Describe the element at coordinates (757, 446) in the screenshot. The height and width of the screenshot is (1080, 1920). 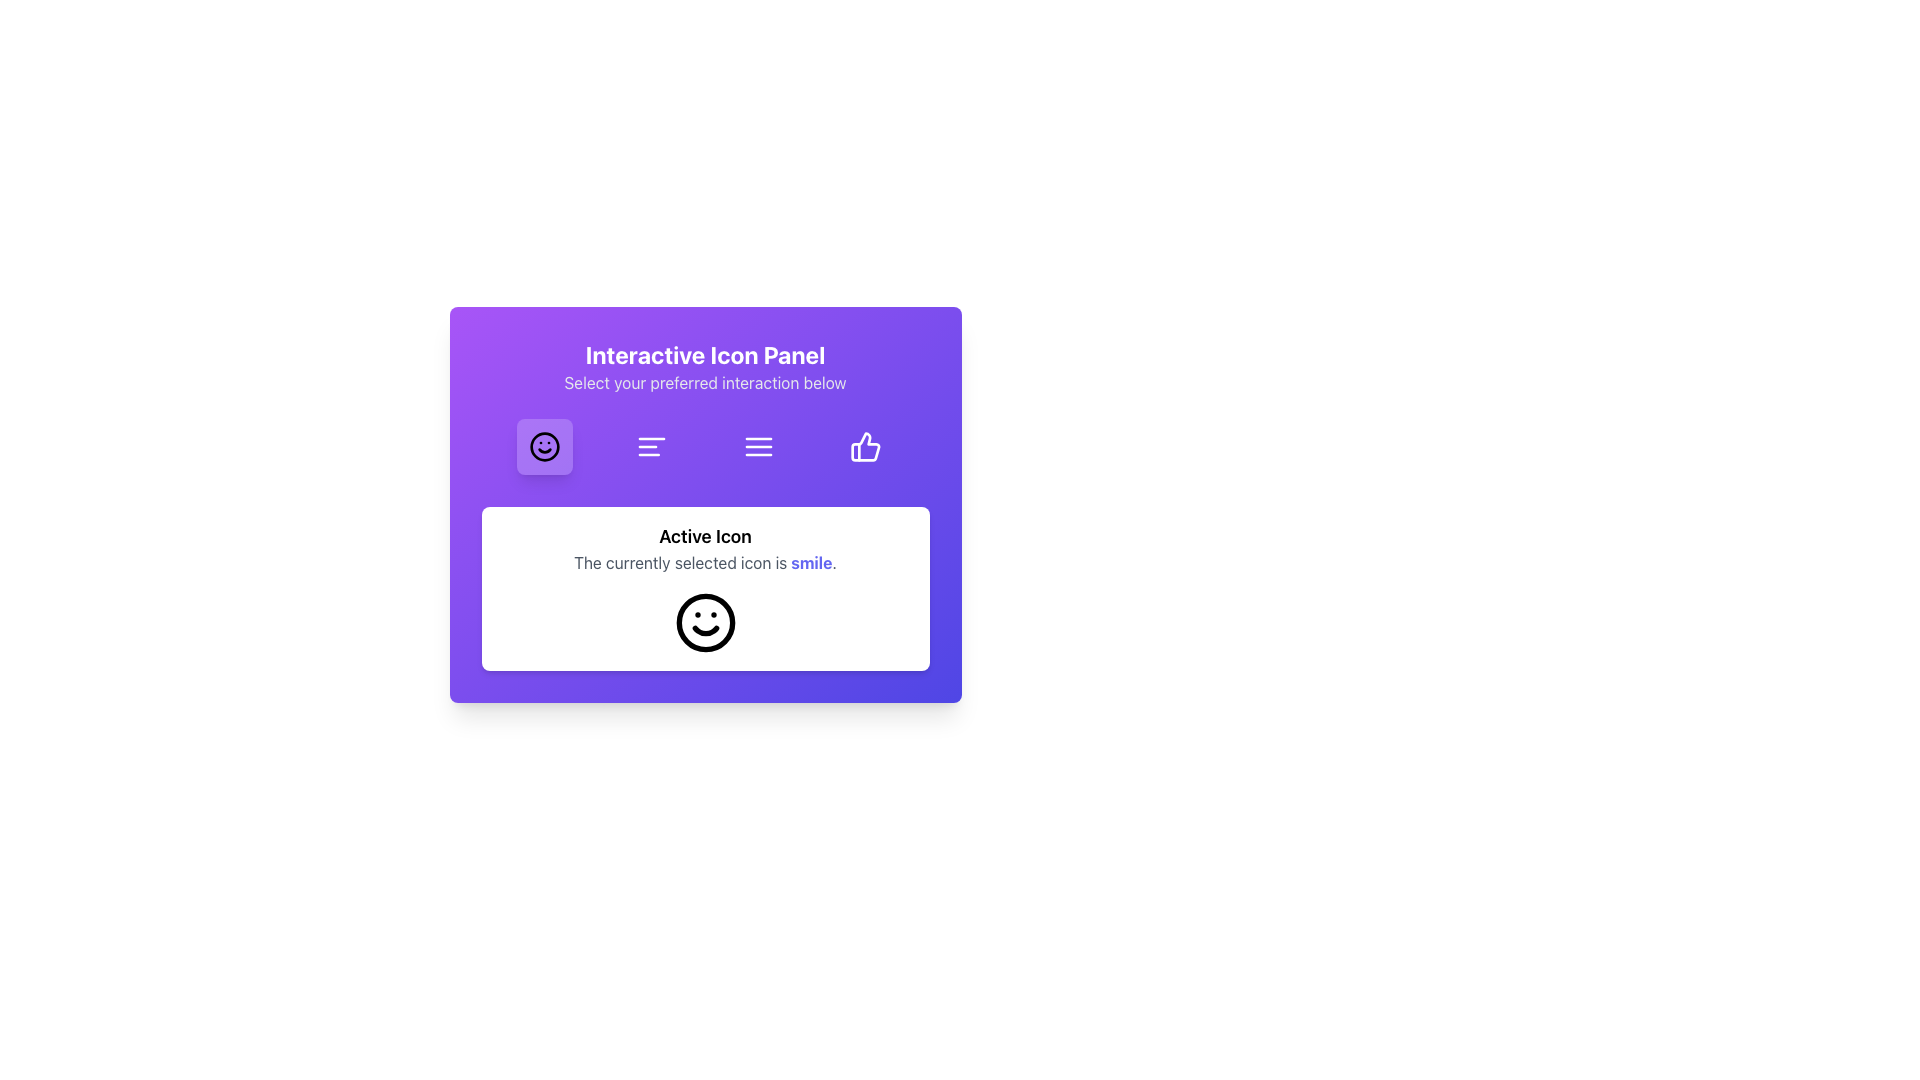
I see `the third button in the group of four buttons below the title 'Interactive Icon Panel'` at that location.